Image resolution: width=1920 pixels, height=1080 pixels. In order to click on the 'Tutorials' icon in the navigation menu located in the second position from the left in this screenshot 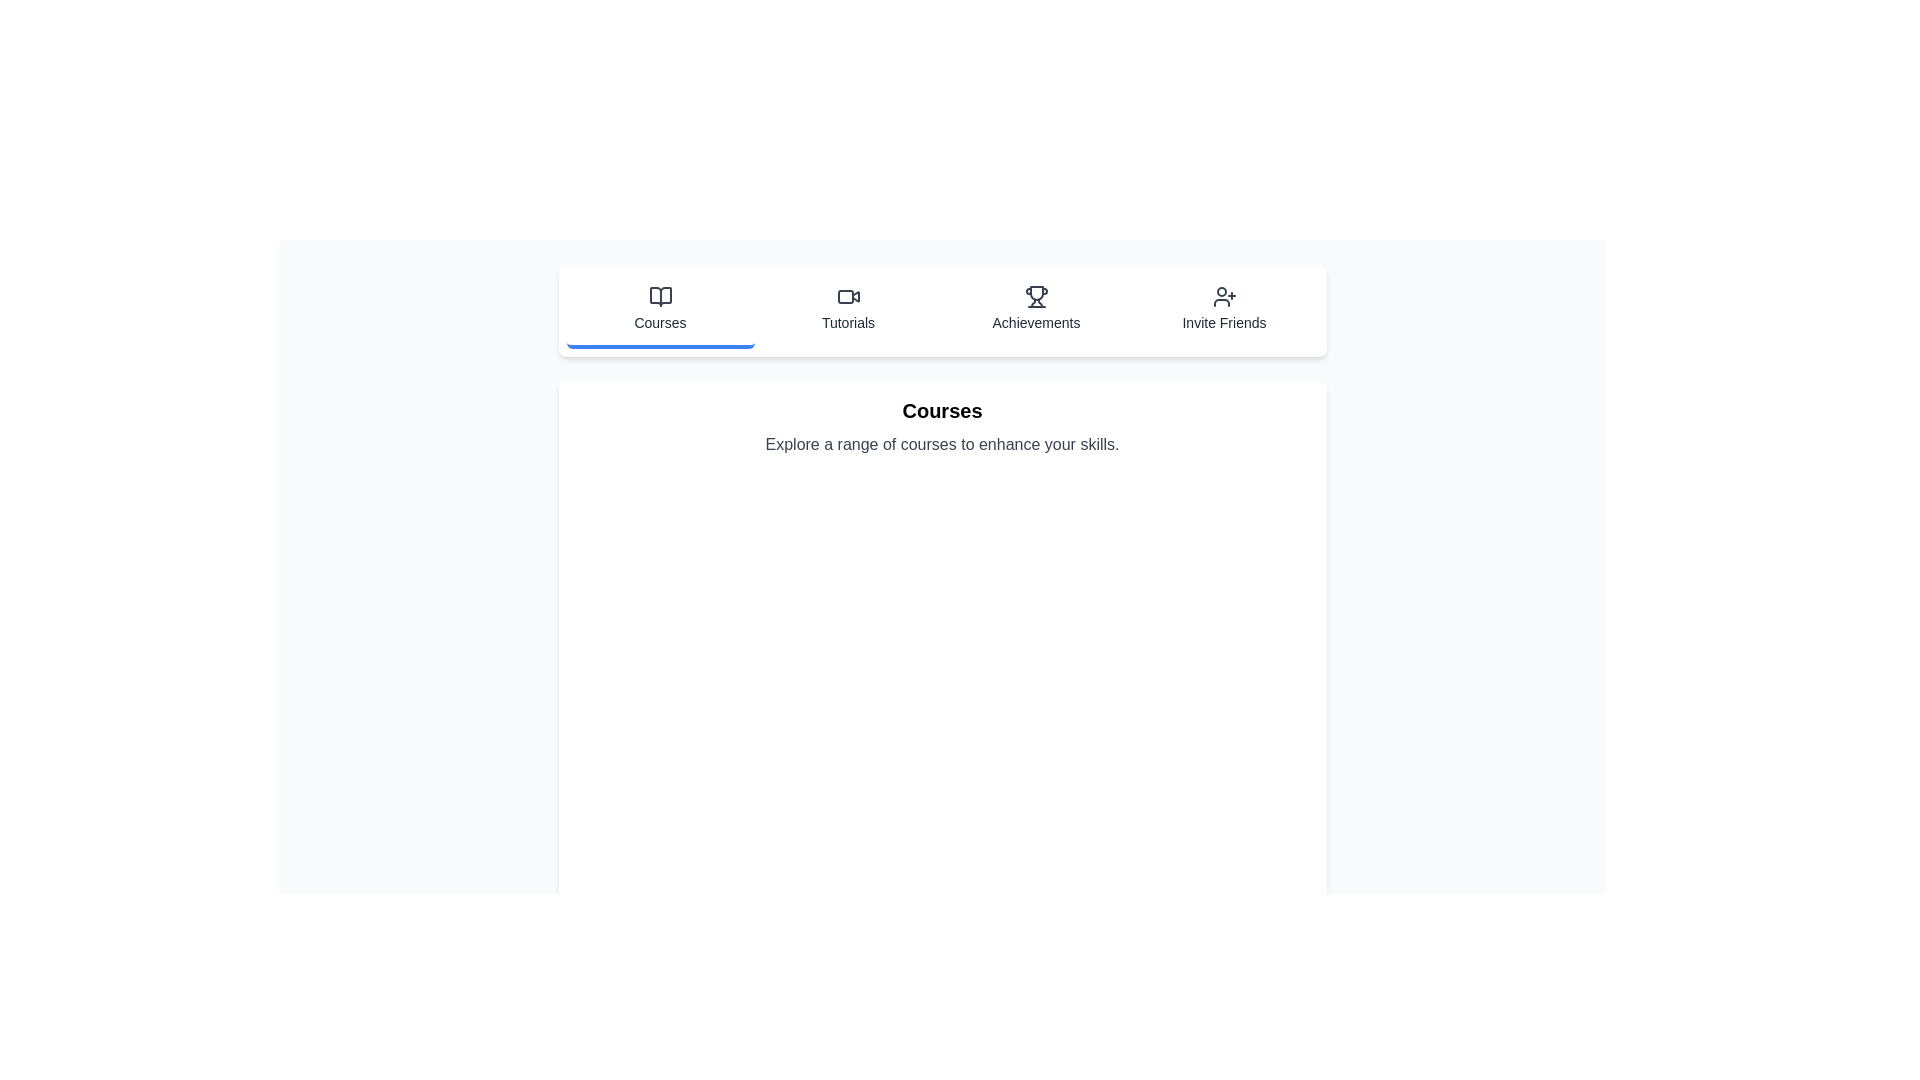, I will do `click(848, 297)`.